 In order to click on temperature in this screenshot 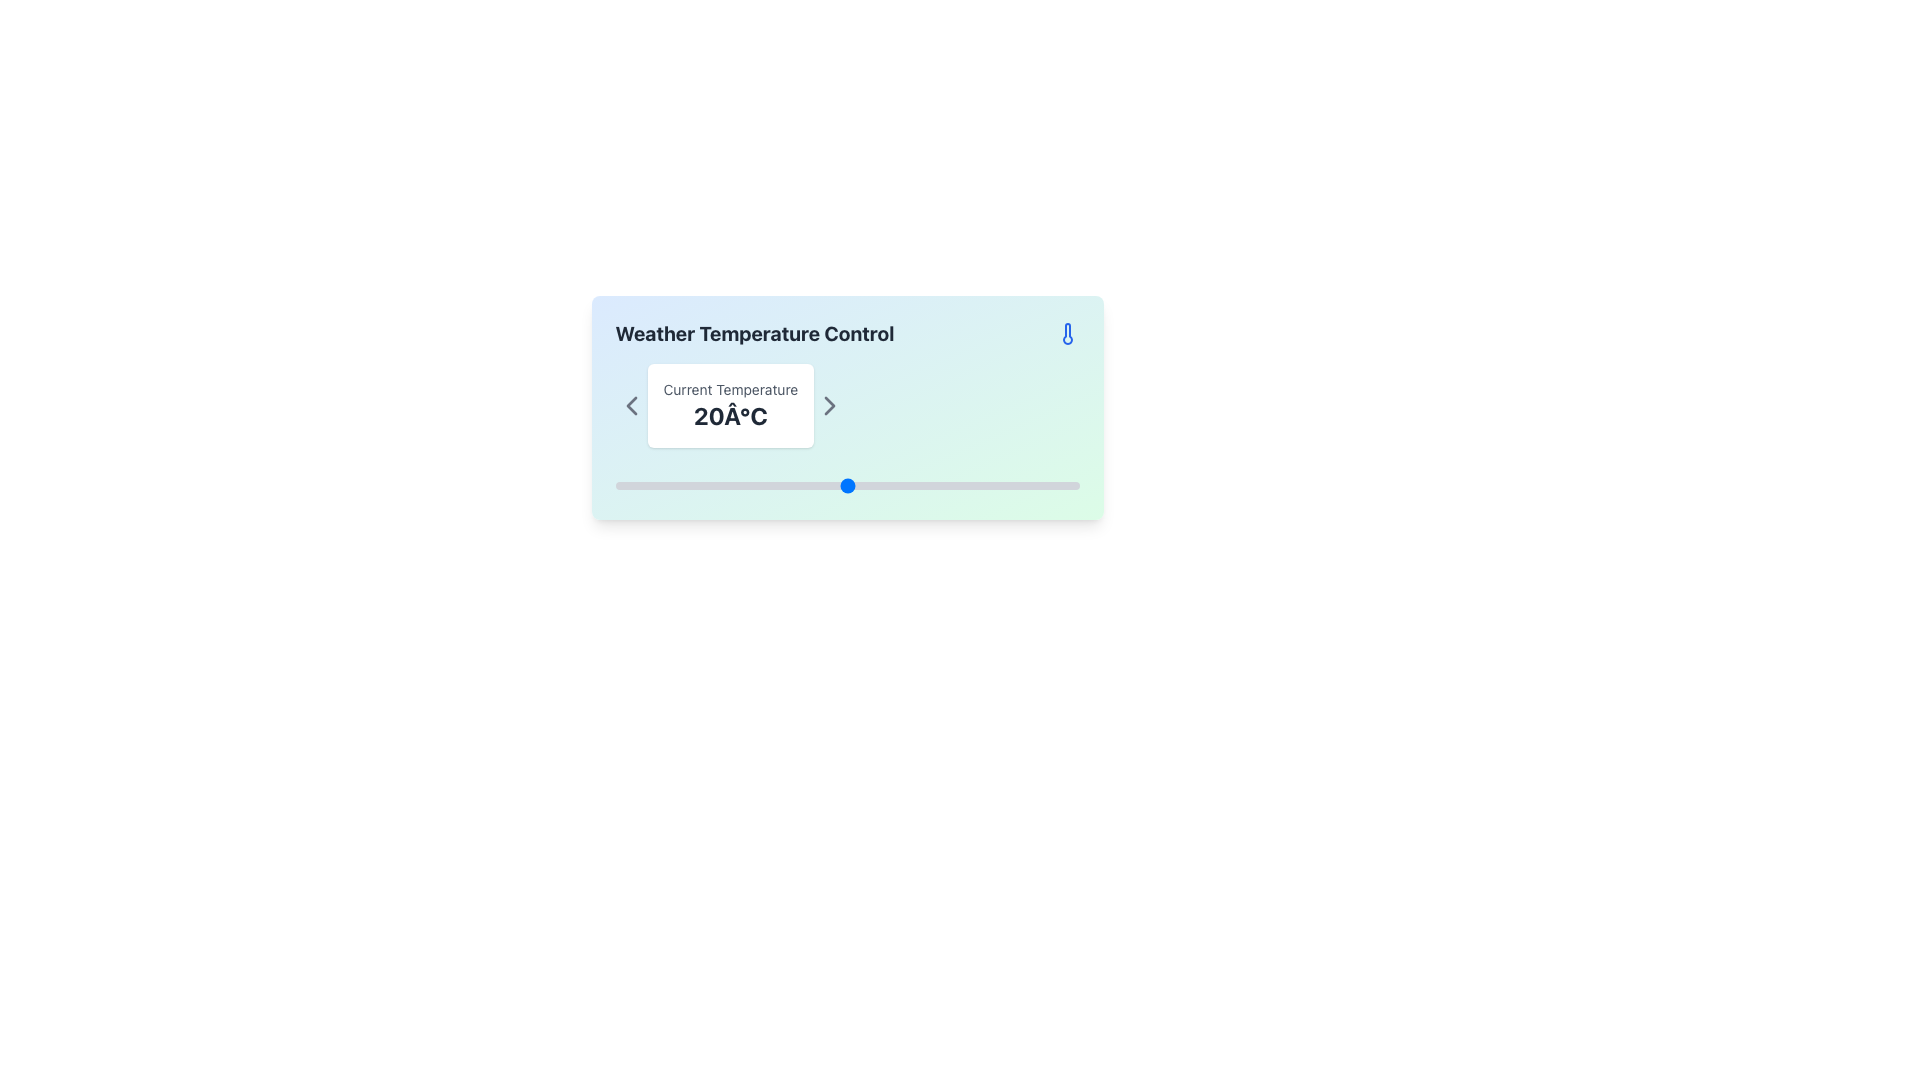, I will do `click(801, 486)`.